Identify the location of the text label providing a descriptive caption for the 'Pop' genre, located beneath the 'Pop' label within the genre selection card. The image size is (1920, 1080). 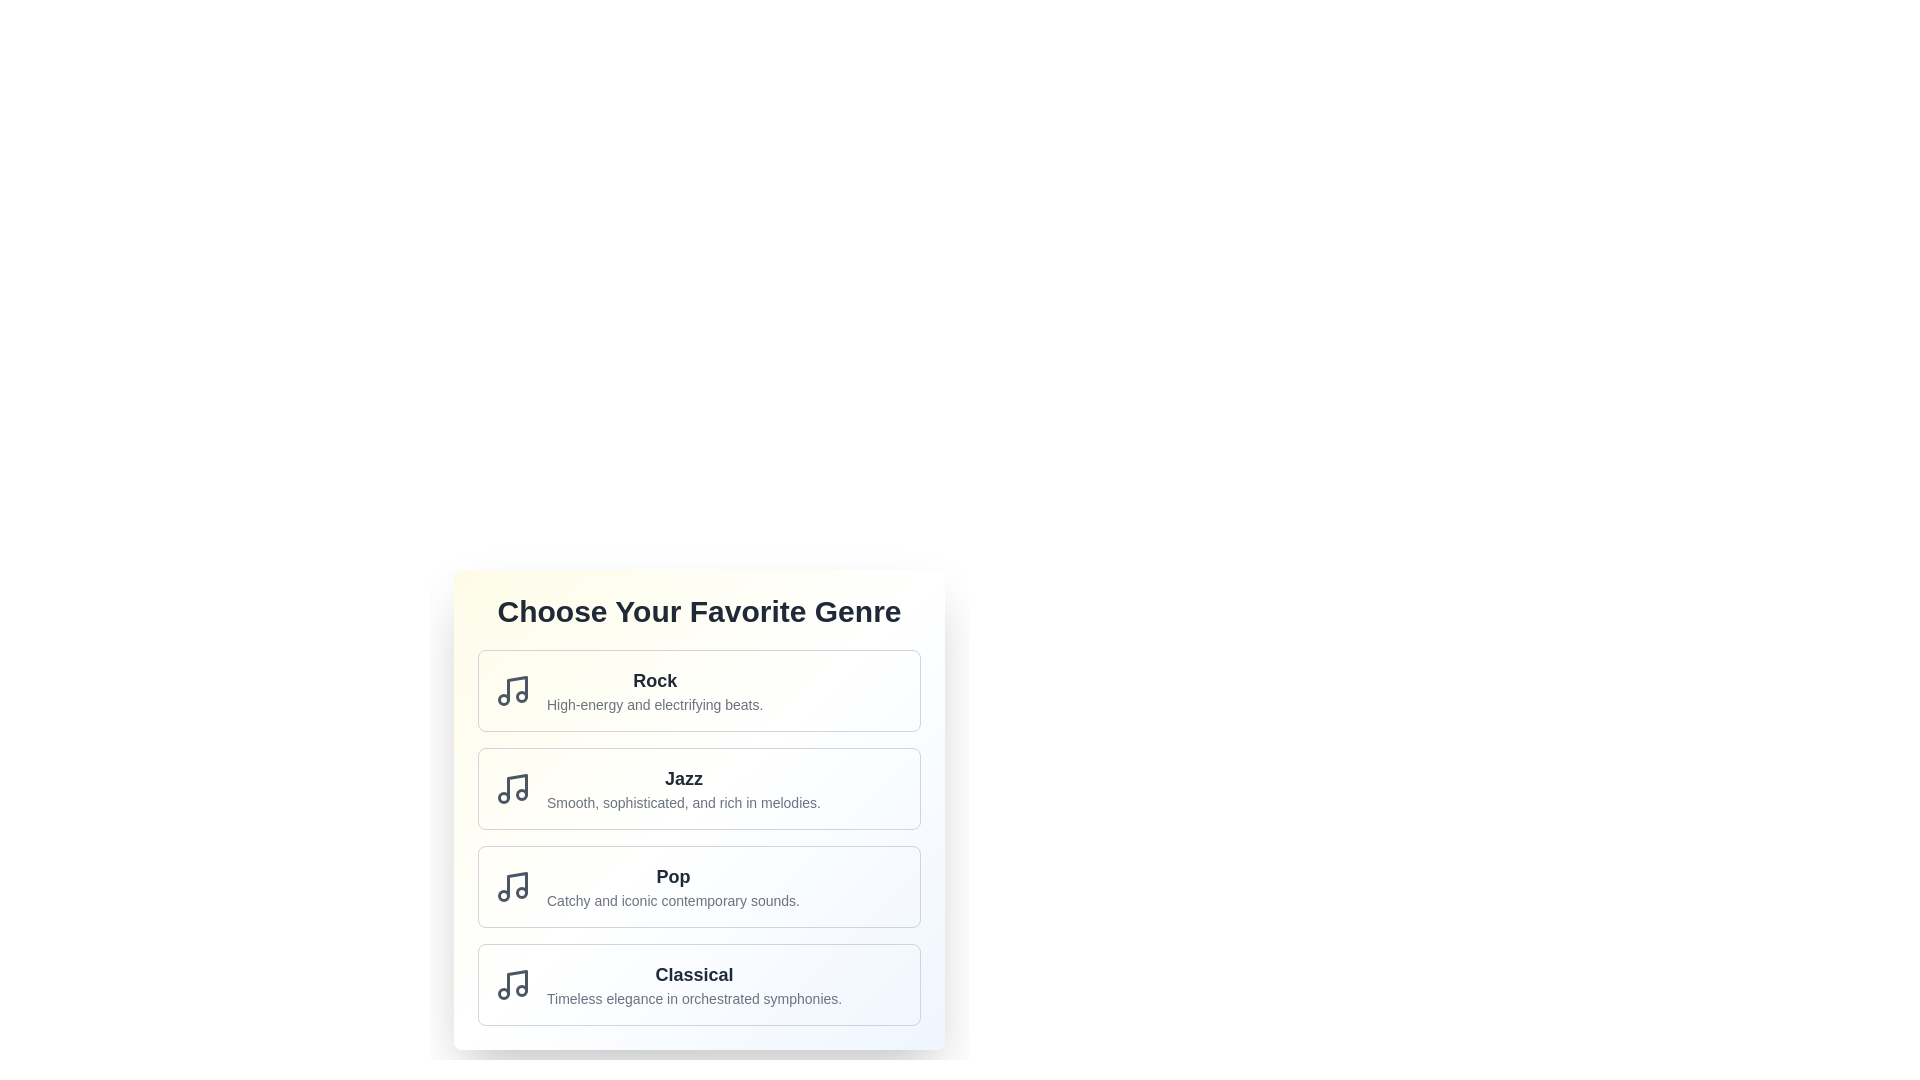
(673, 901).